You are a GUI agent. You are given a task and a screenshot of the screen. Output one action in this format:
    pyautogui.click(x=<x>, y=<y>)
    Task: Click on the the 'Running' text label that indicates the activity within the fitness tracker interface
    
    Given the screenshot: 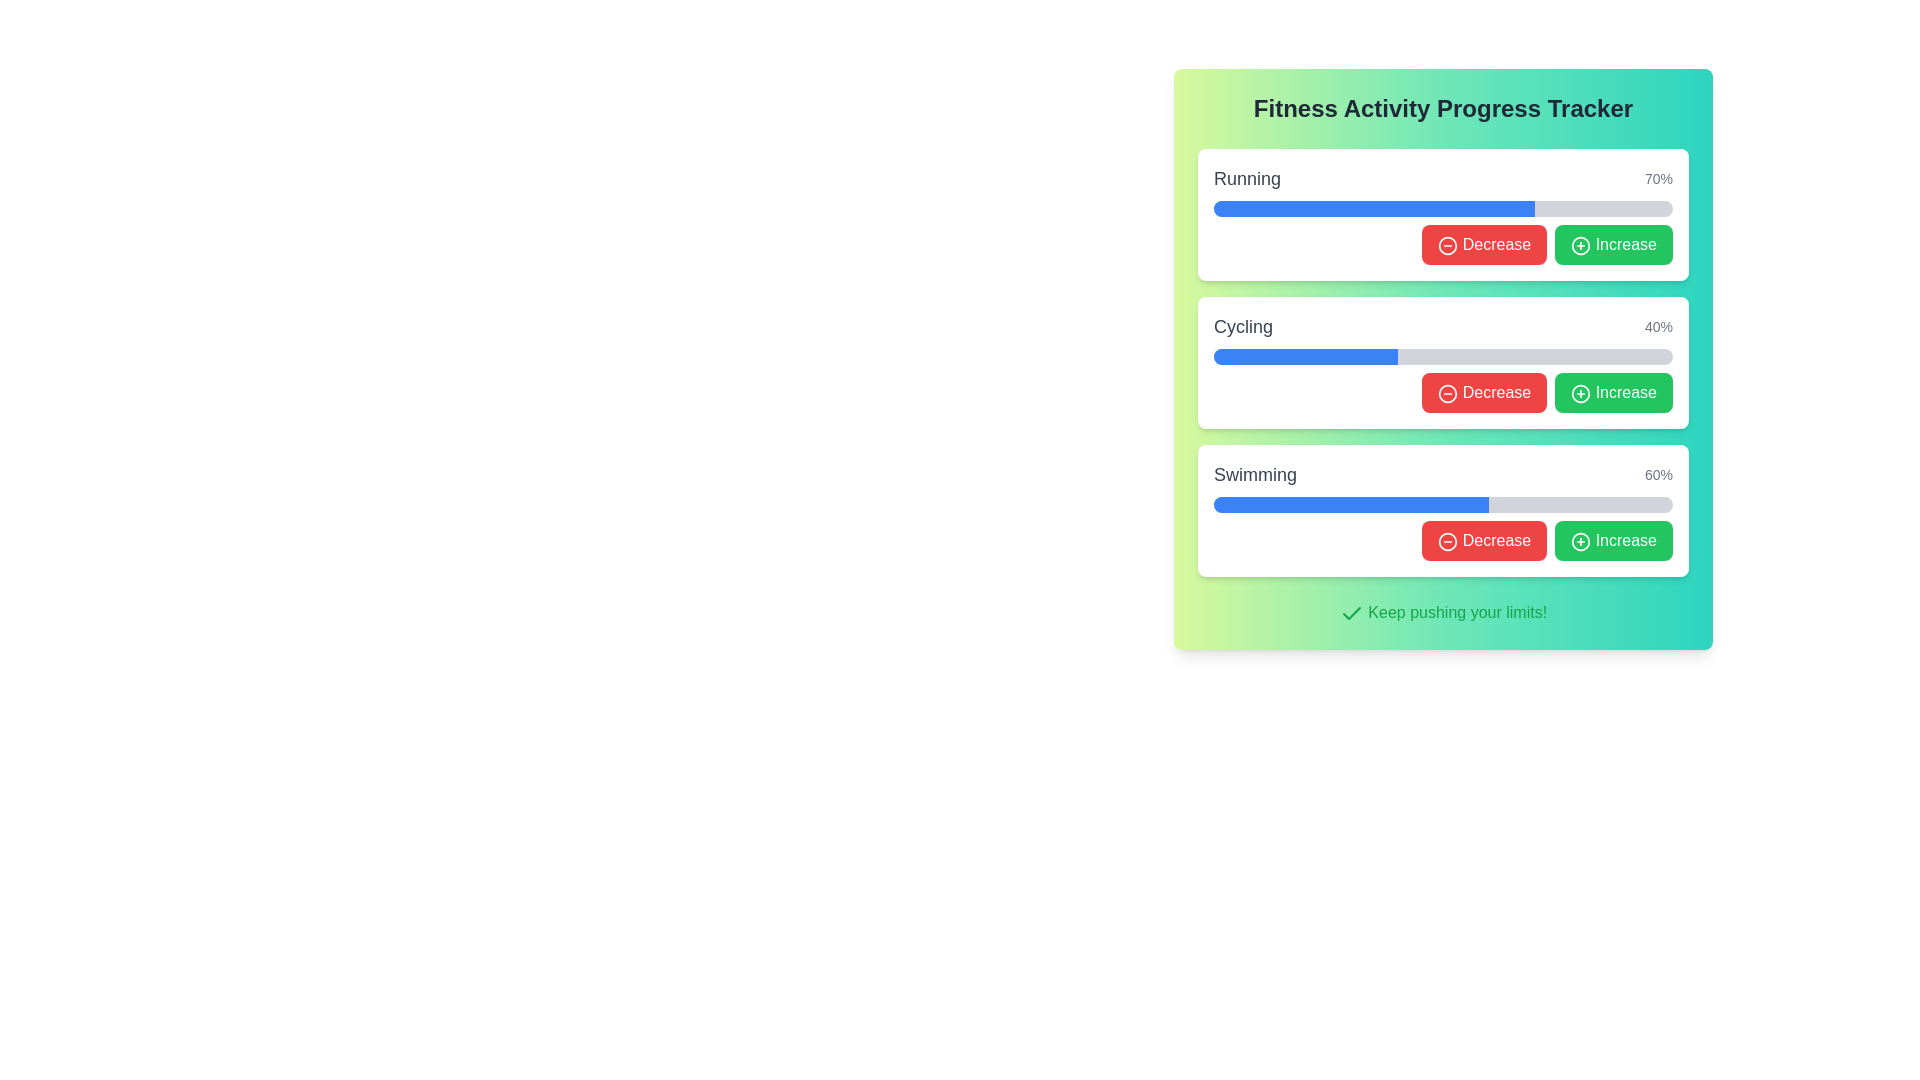 What is the action you would take?
    pyautogui.click(x=1246, y=177)
    